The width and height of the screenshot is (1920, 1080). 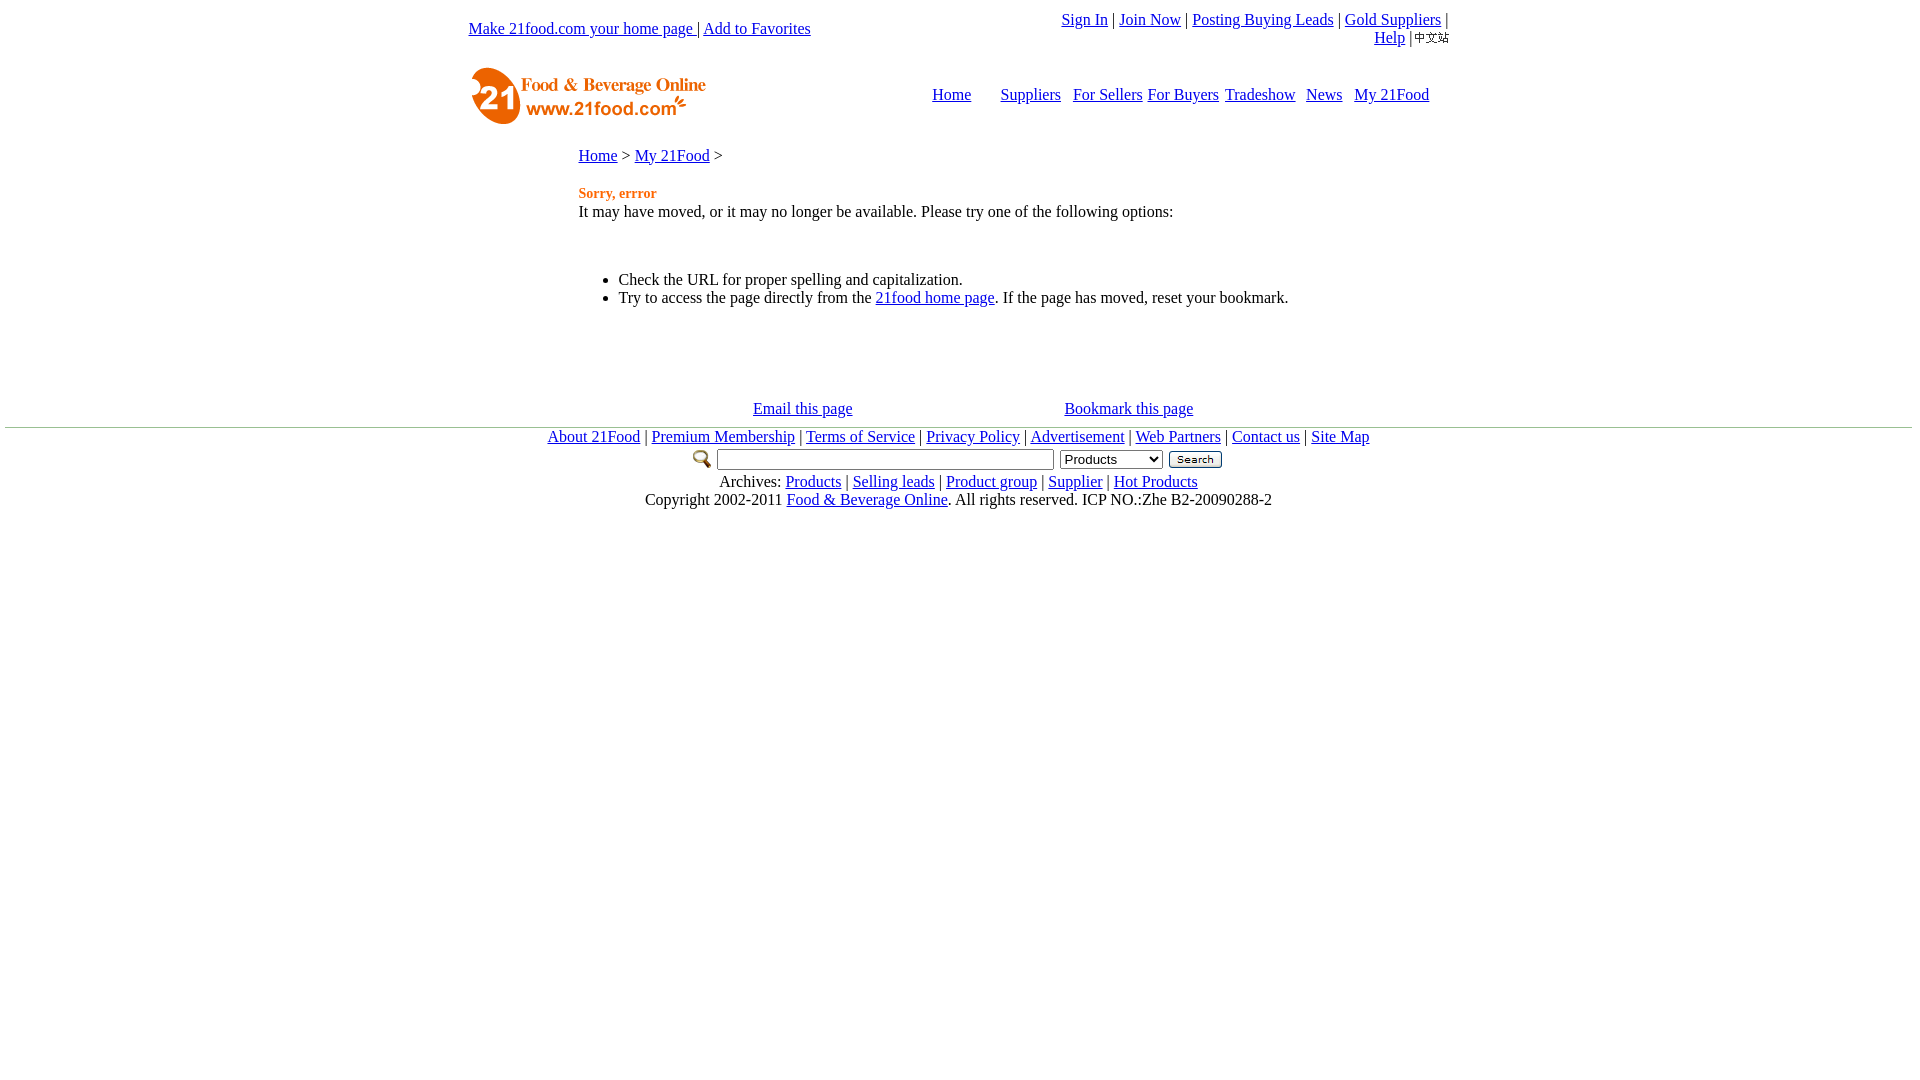 I want to click on 'Suppliers', so click(x=1031, y=94).